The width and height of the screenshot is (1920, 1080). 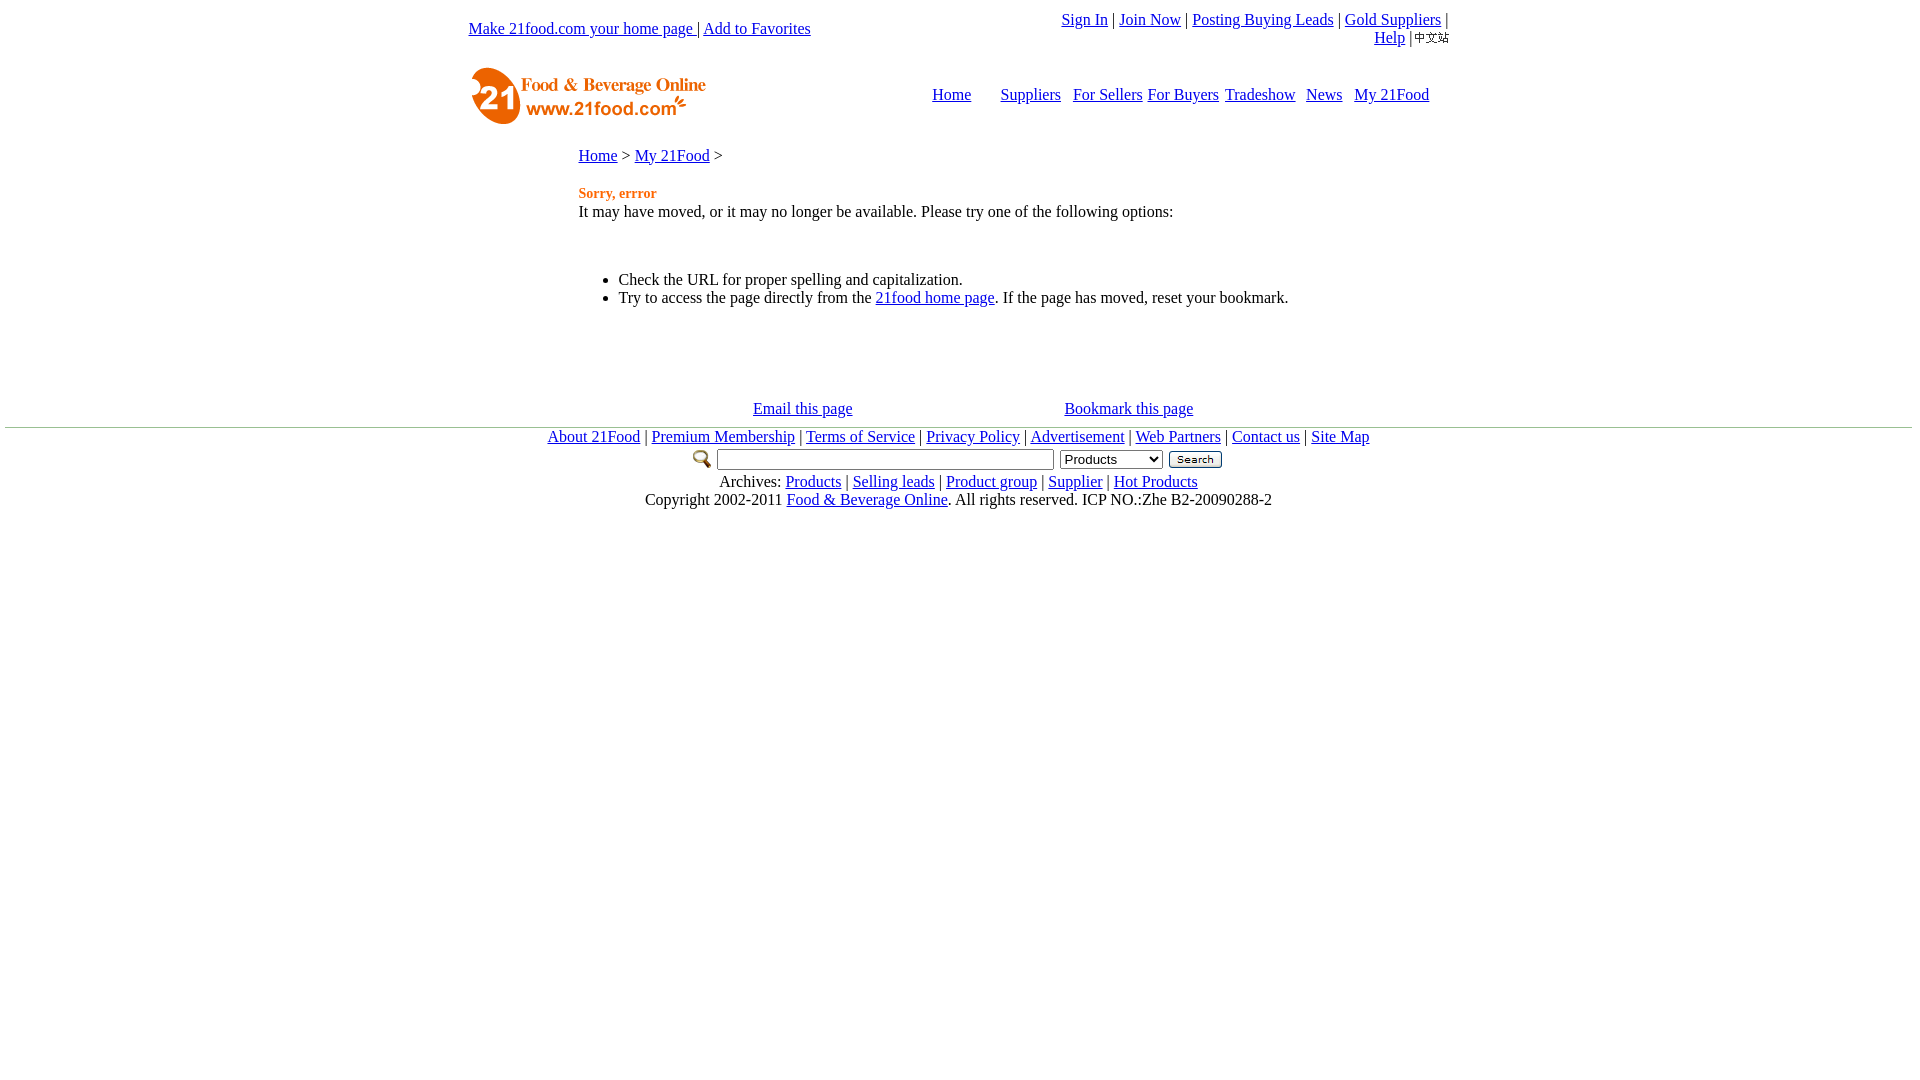 I want to click on 'Suppliers', so click(x=1031, y=94).